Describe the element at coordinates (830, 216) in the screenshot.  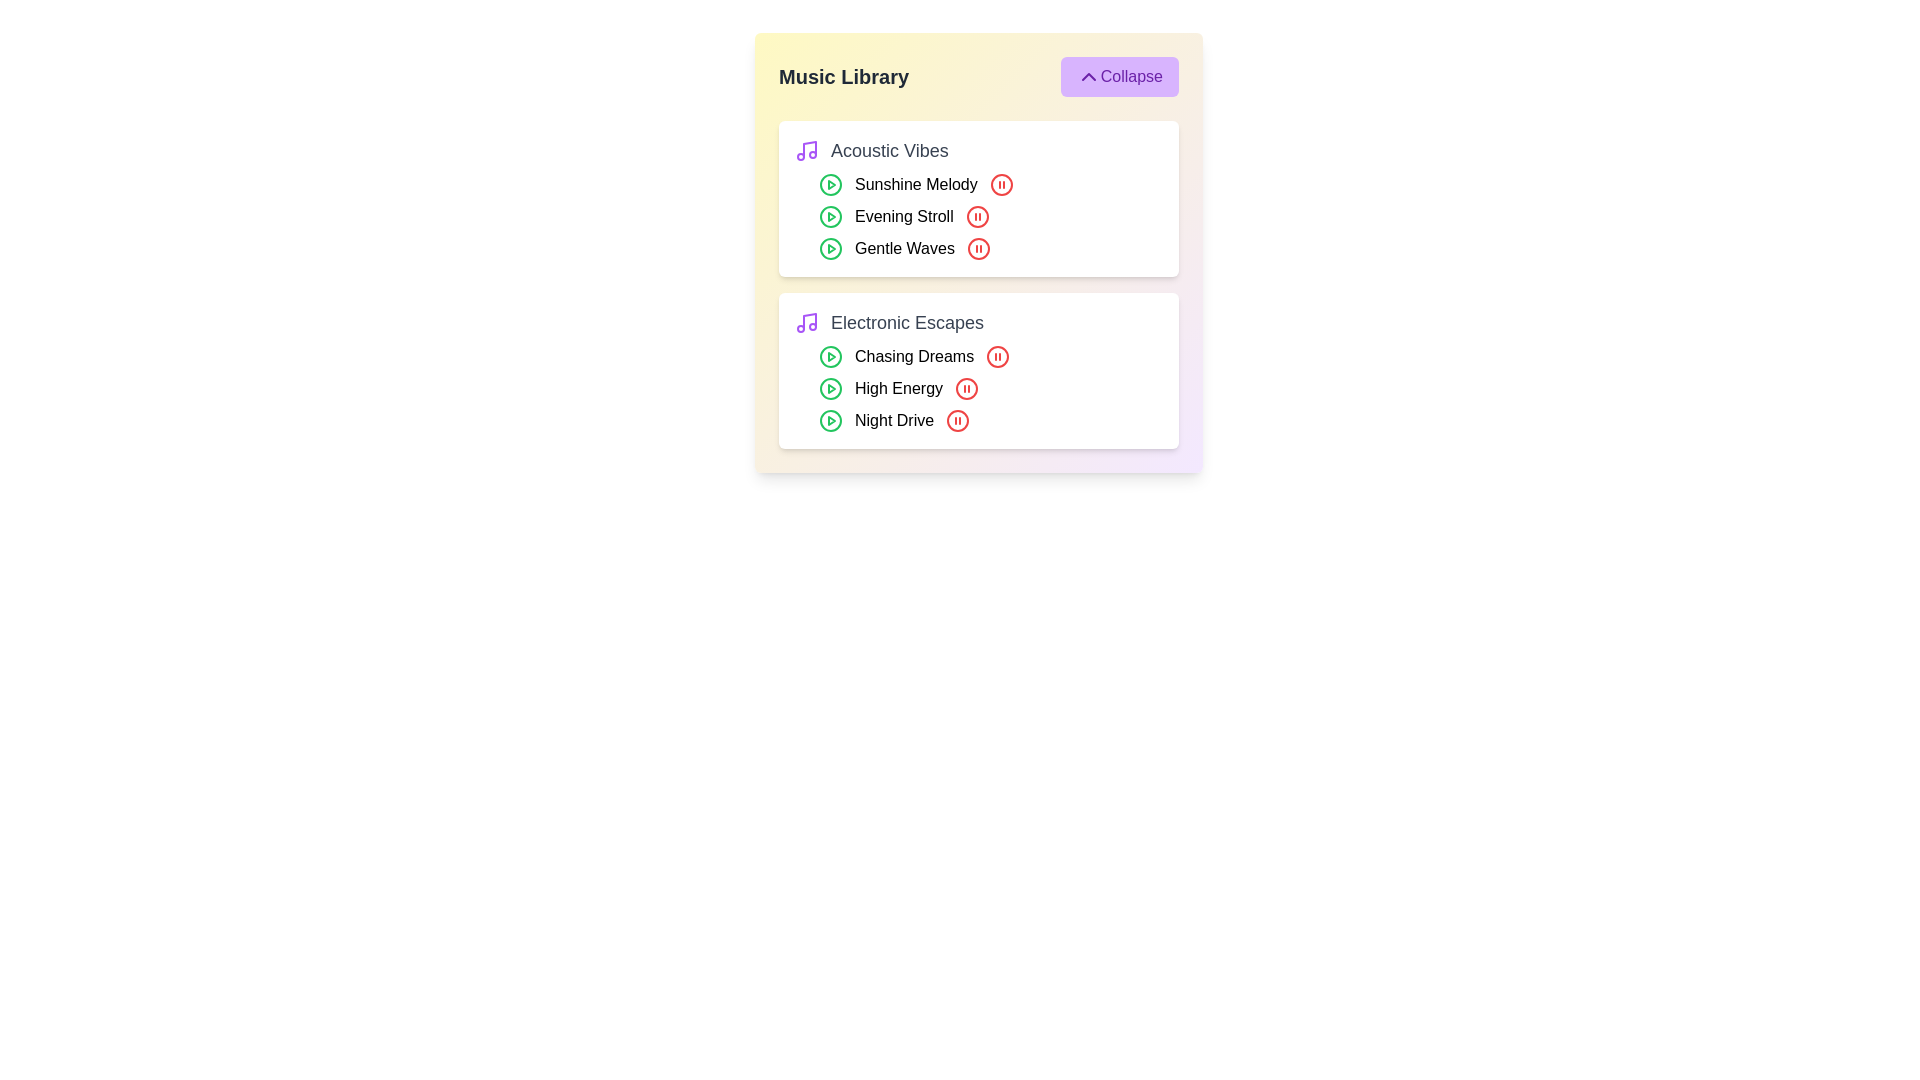
I see `the play button for the track Evening Stroll` at that location.